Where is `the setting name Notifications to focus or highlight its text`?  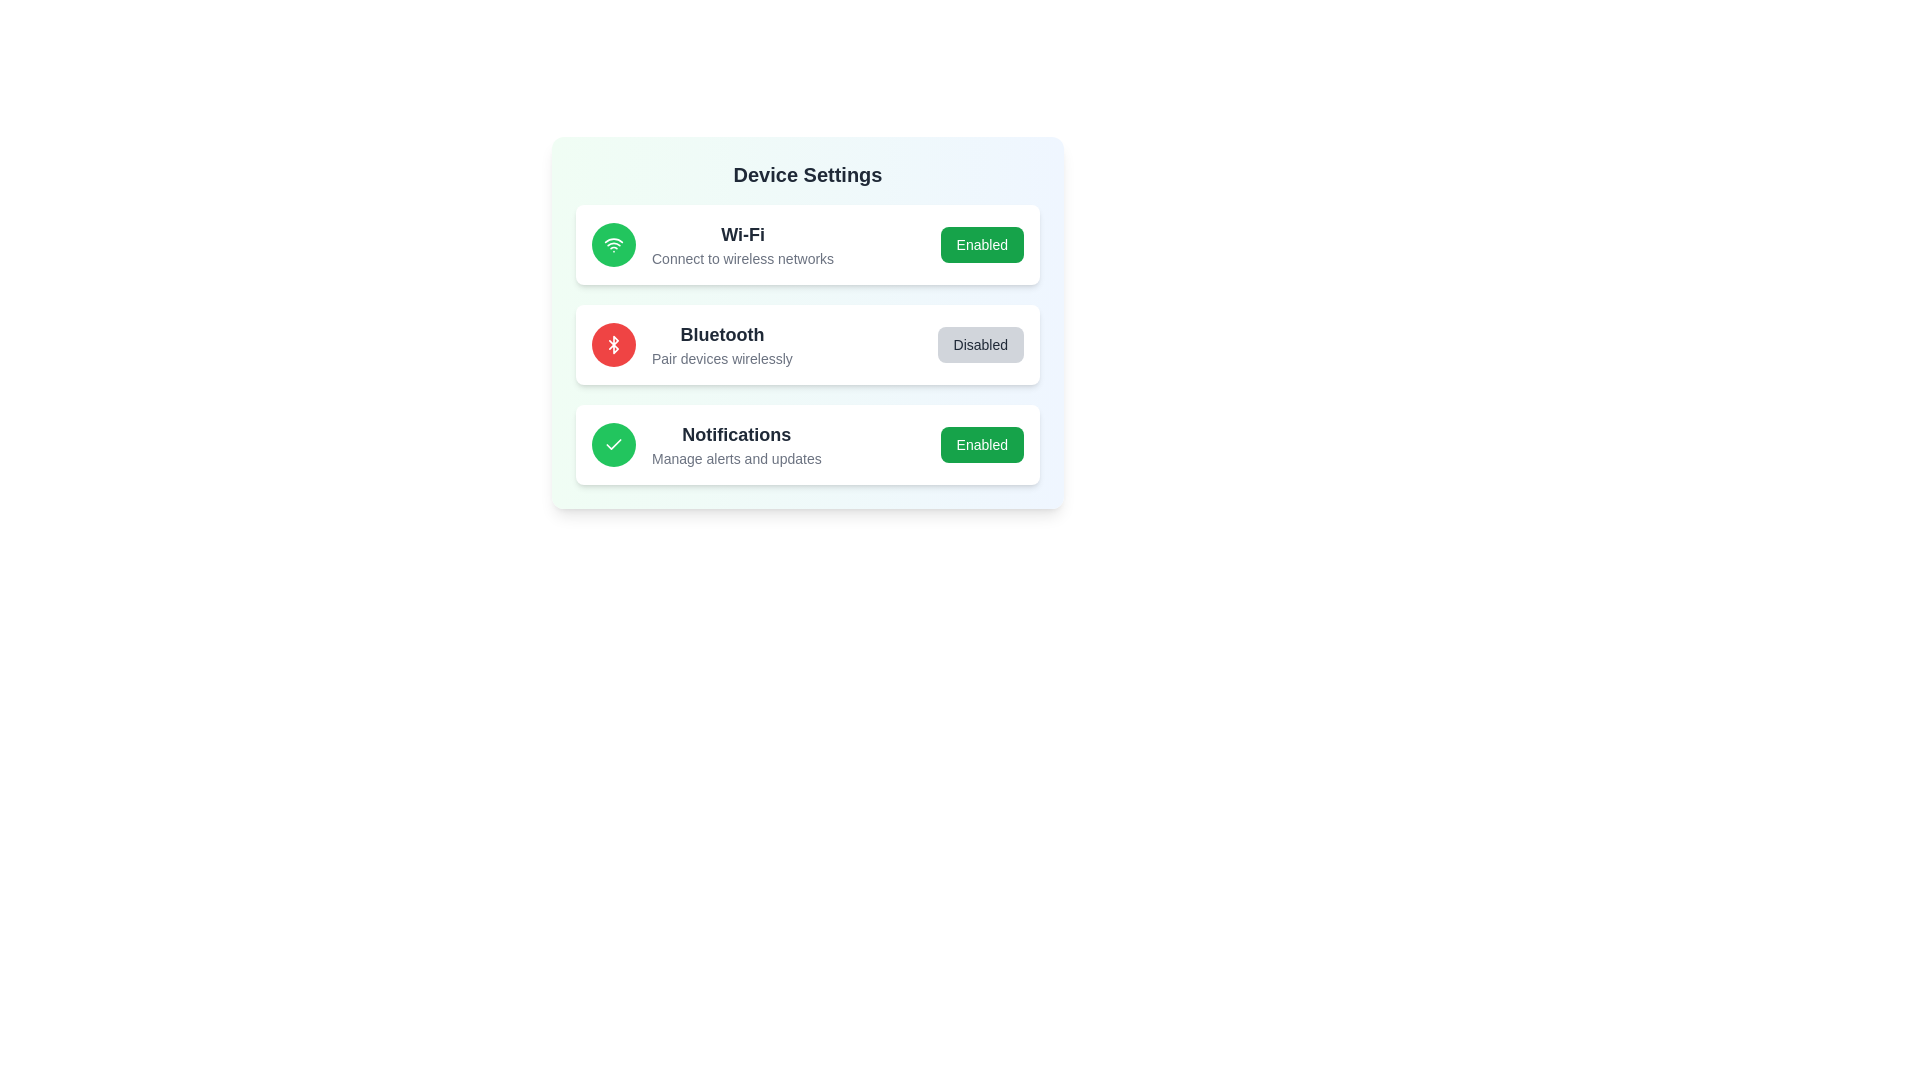
the setting name Notifications to focus or highlight its text is located at coordinates (735, 434).